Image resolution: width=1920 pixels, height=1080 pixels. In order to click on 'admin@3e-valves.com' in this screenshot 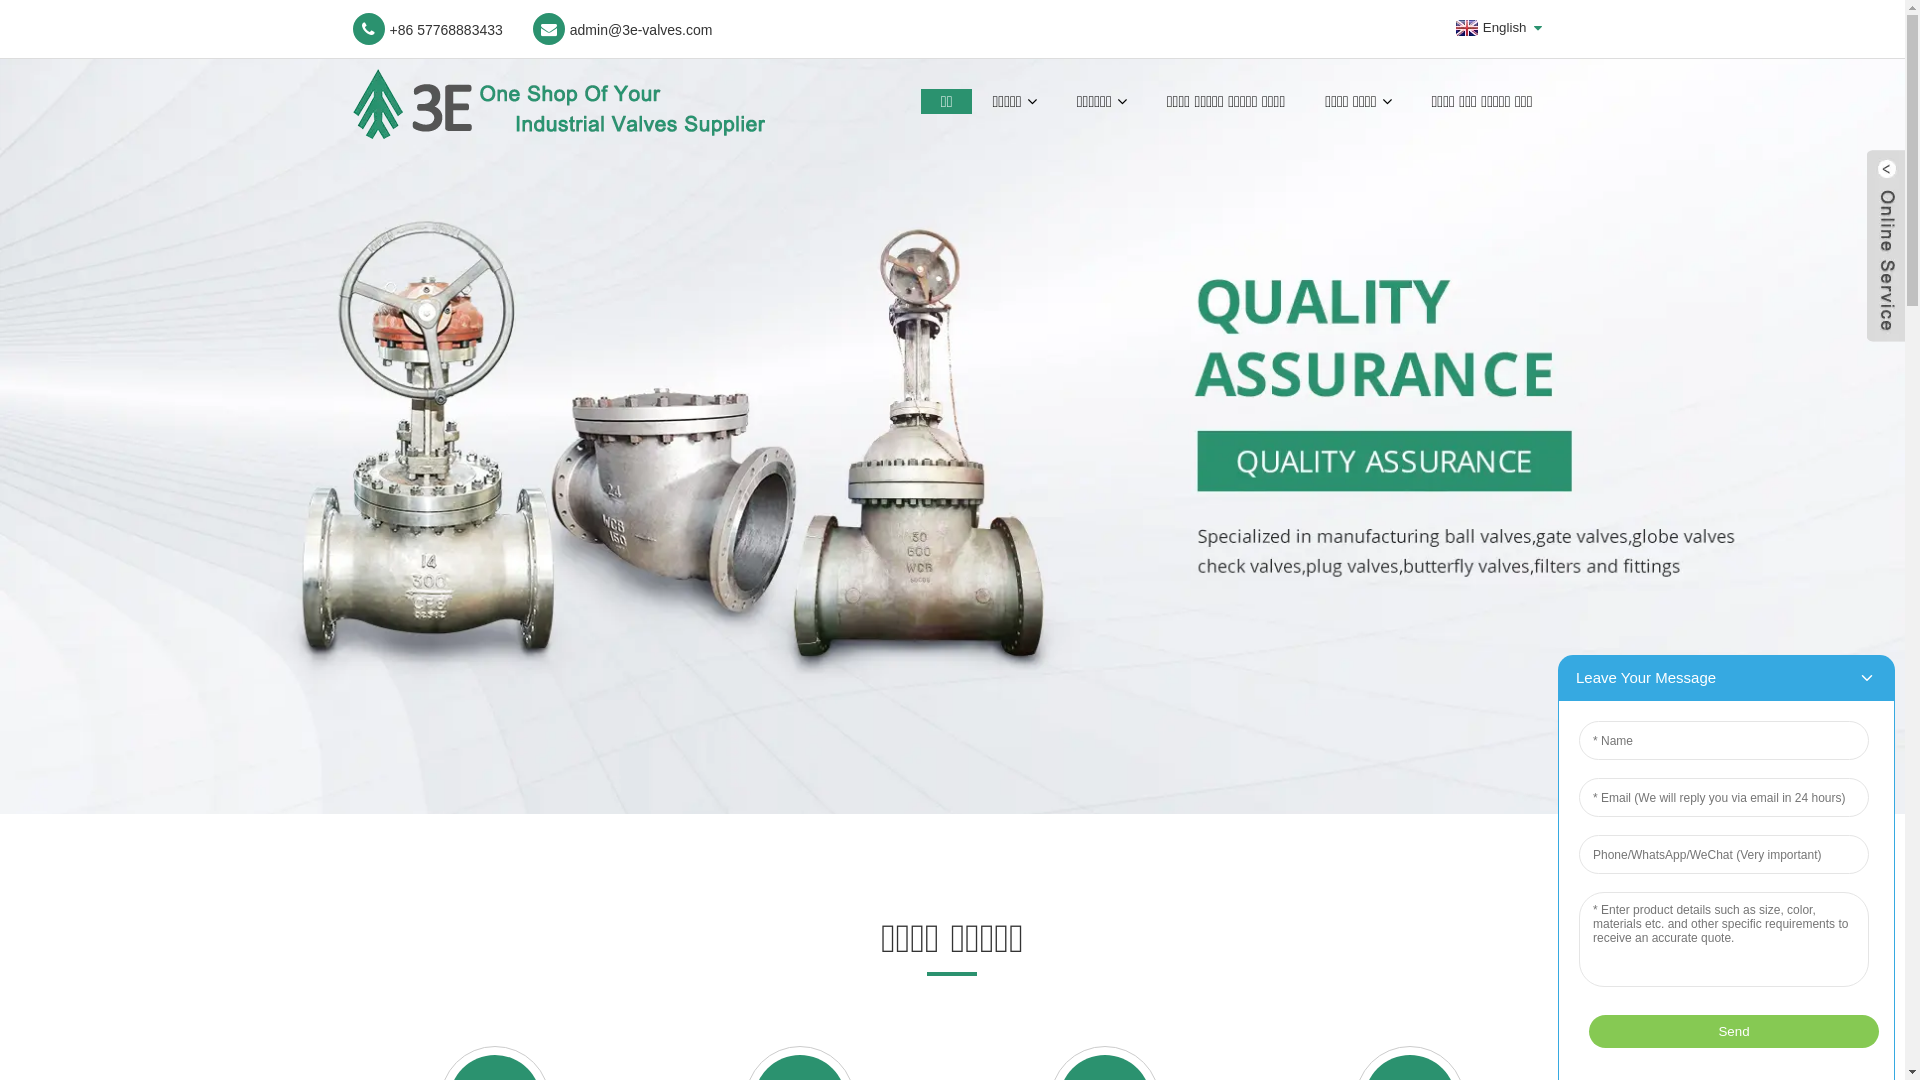, I will do `click(622, 29)`.